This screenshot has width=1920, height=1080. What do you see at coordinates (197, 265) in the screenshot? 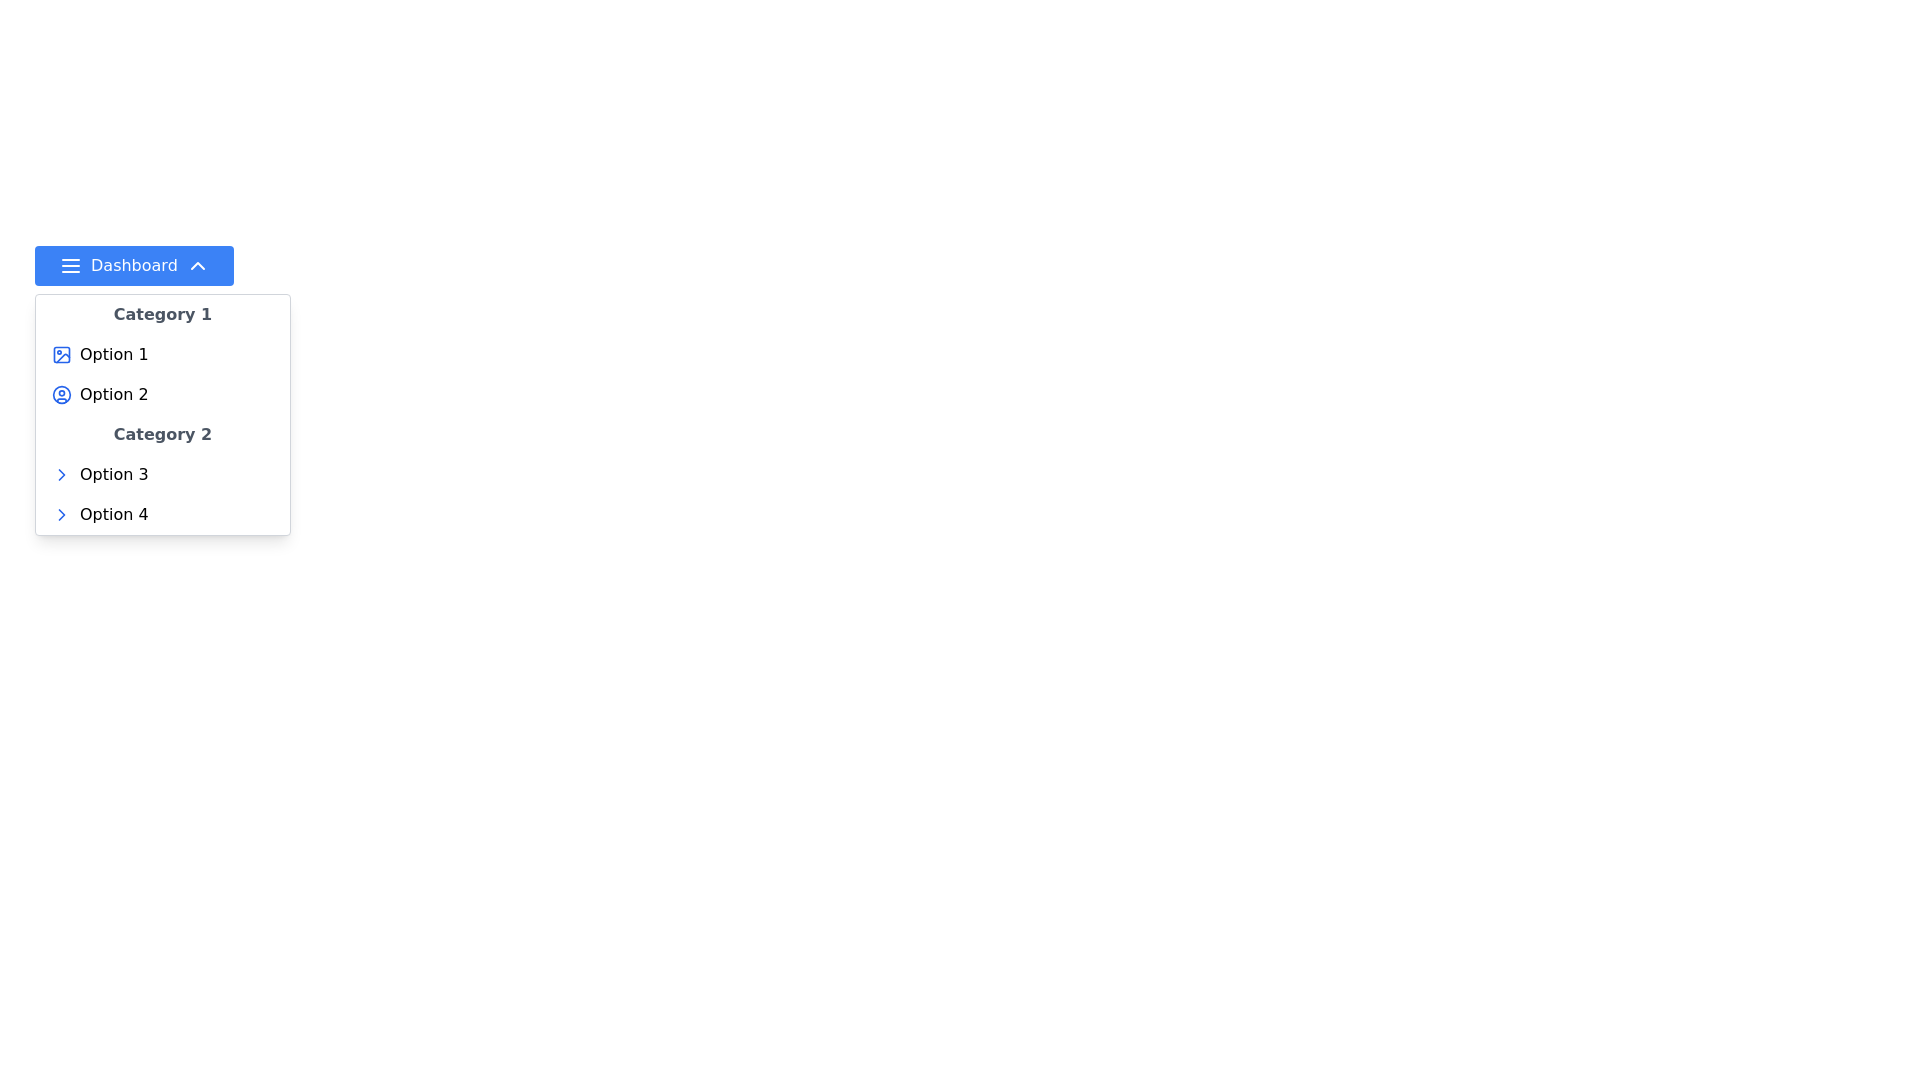
I see `the downward-facing chevron arrow icon, which is styled with a white outline on a blue background and located to the right of the 'Dashboard' text, indicating an expandable section` at bounding box center [197, 265].